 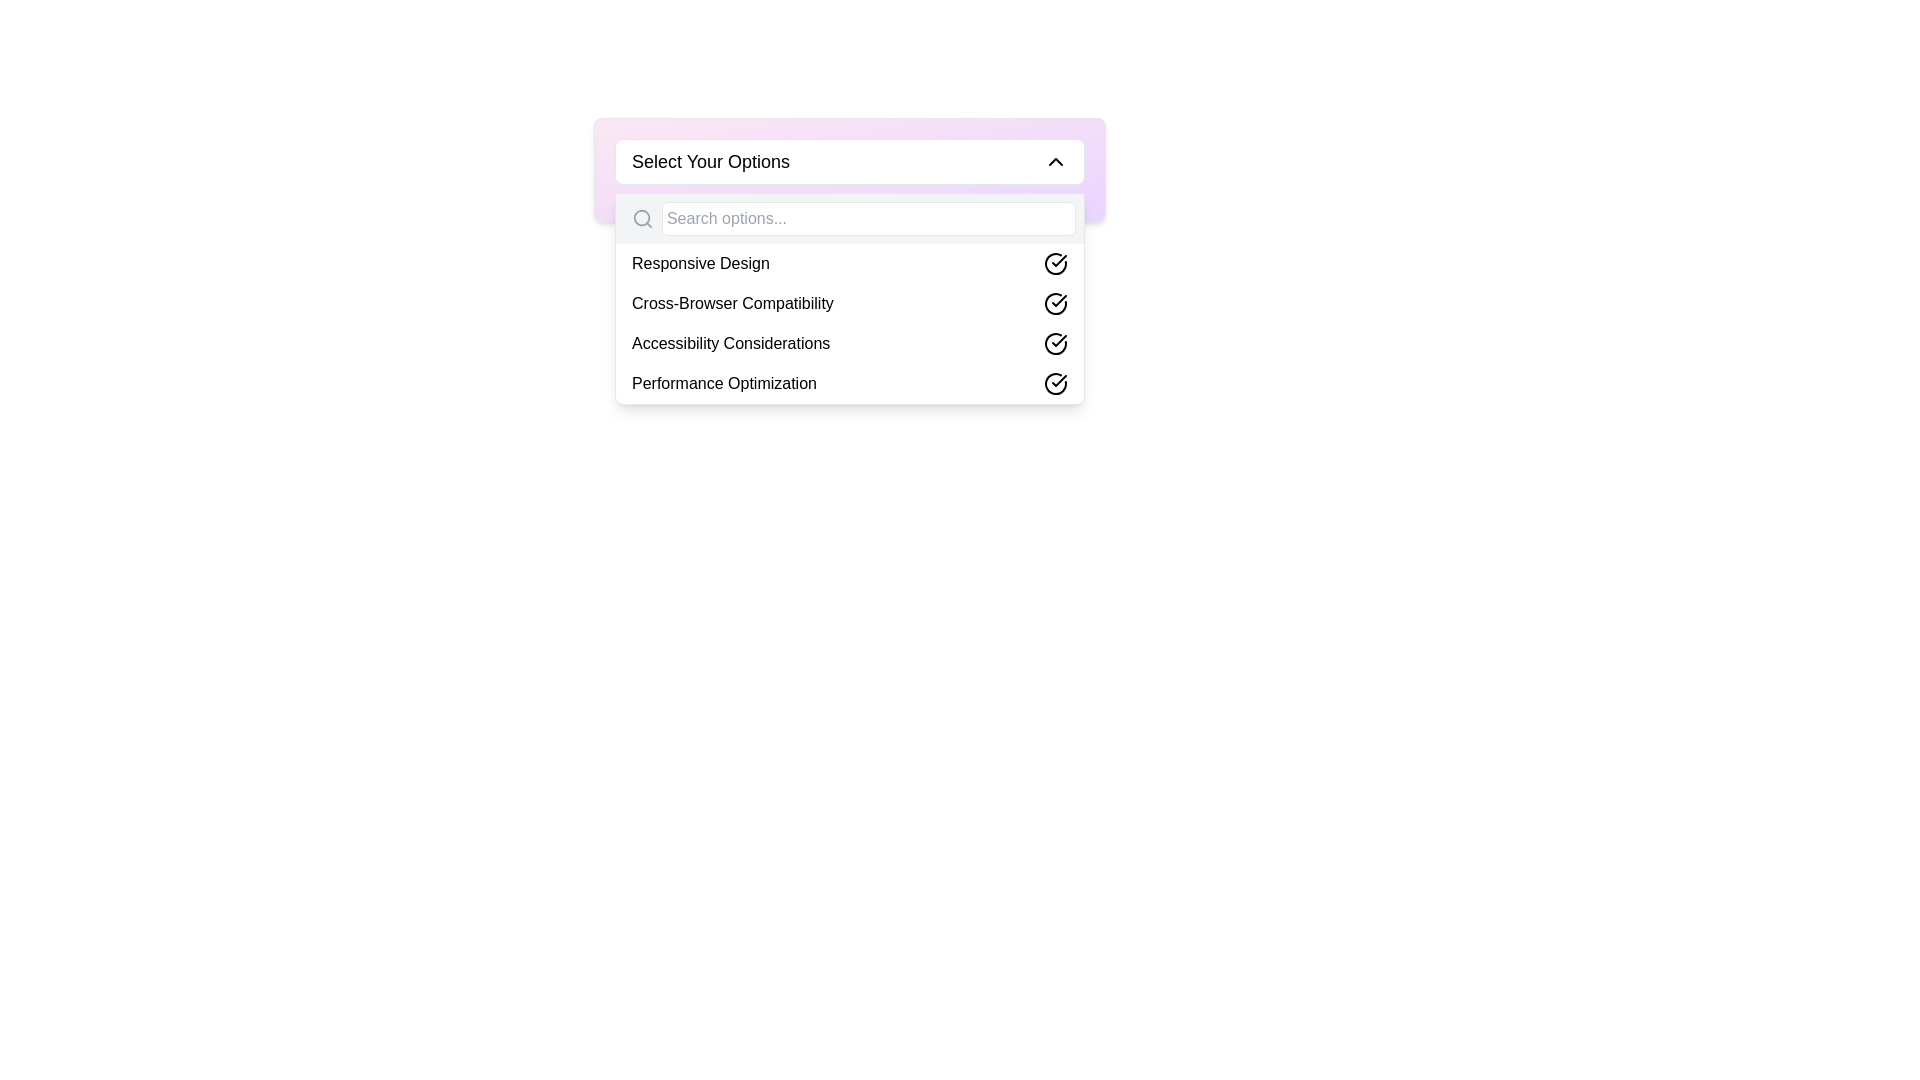 What do you see at coordinates (868, 219) in the screenshot?
I see `to select text in the text input field located` at bounding box center [868, 219].